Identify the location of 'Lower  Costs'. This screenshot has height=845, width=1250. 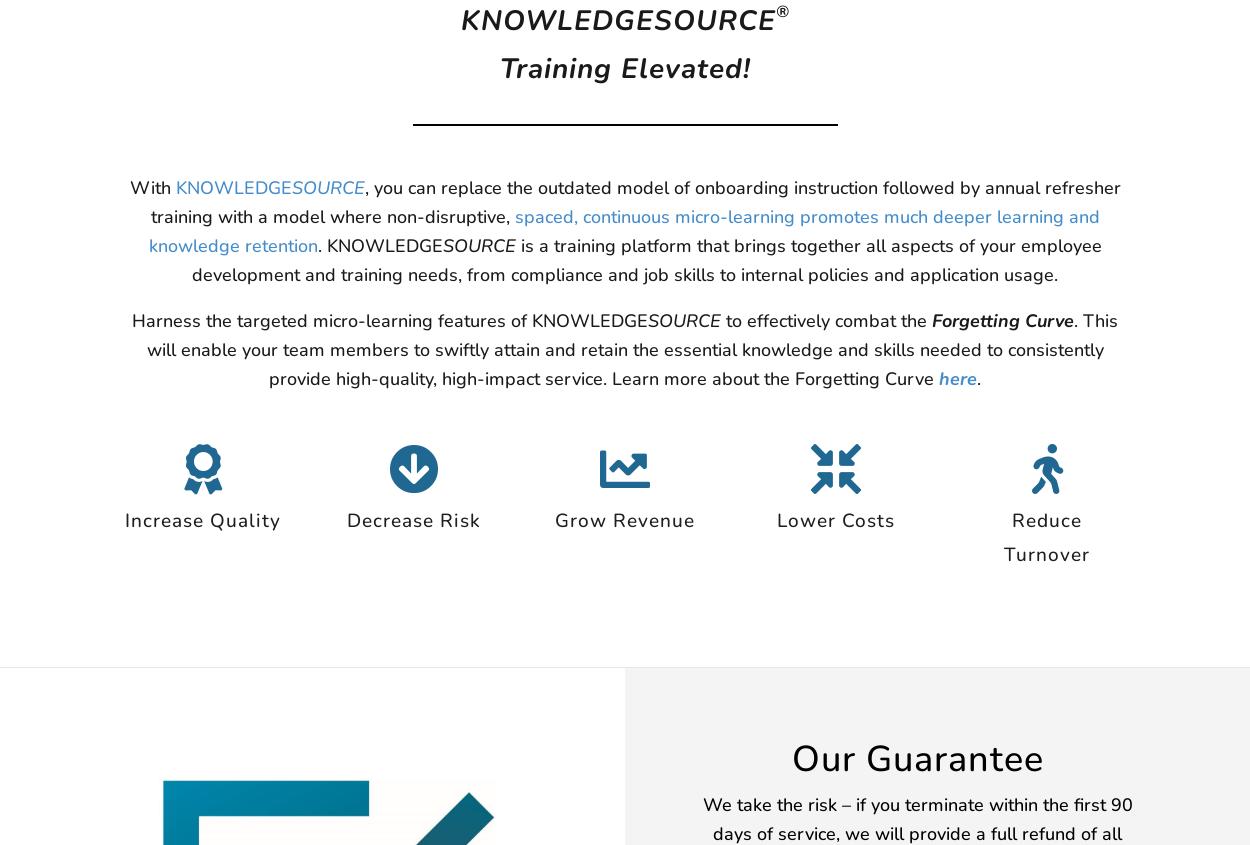
(834, 519).